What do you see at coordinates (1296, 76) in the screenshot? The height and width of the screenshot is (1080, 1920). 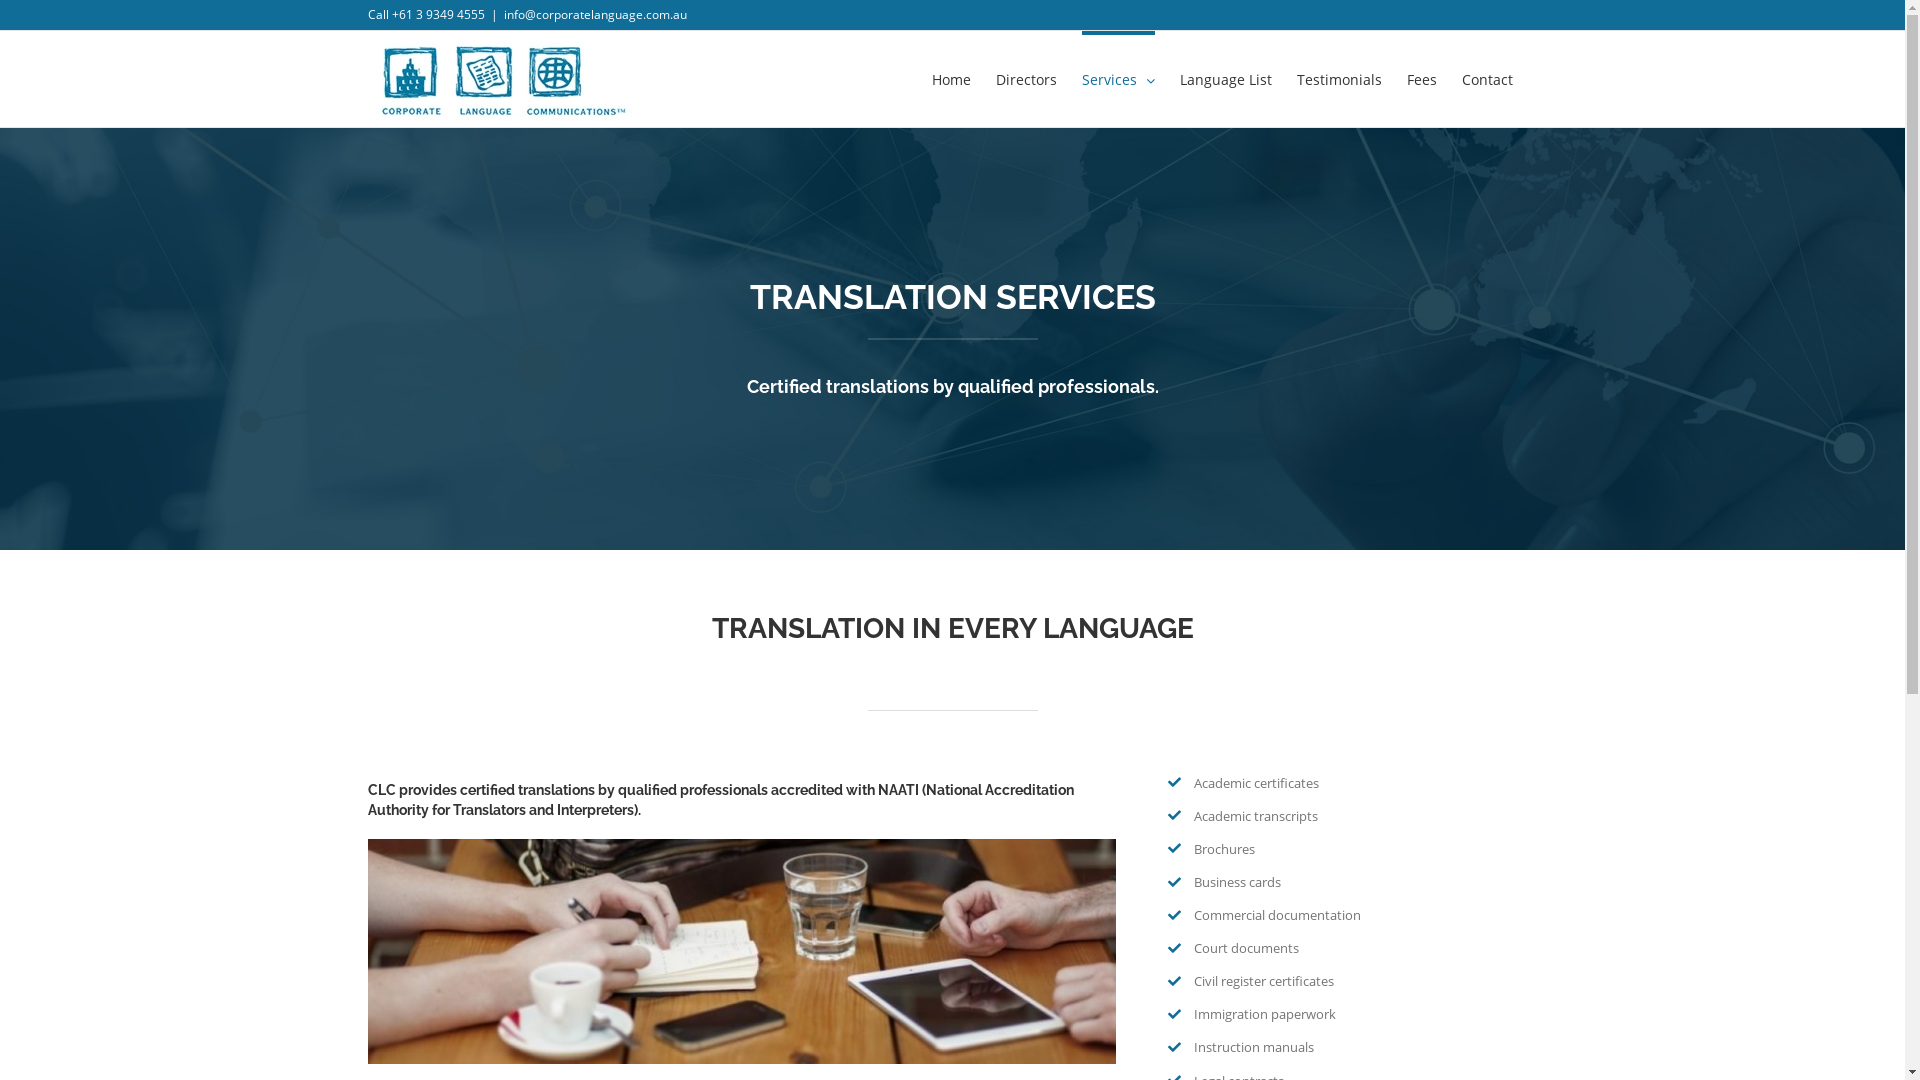 I see `'Testimonials'` at bounding box center [1296, 76].